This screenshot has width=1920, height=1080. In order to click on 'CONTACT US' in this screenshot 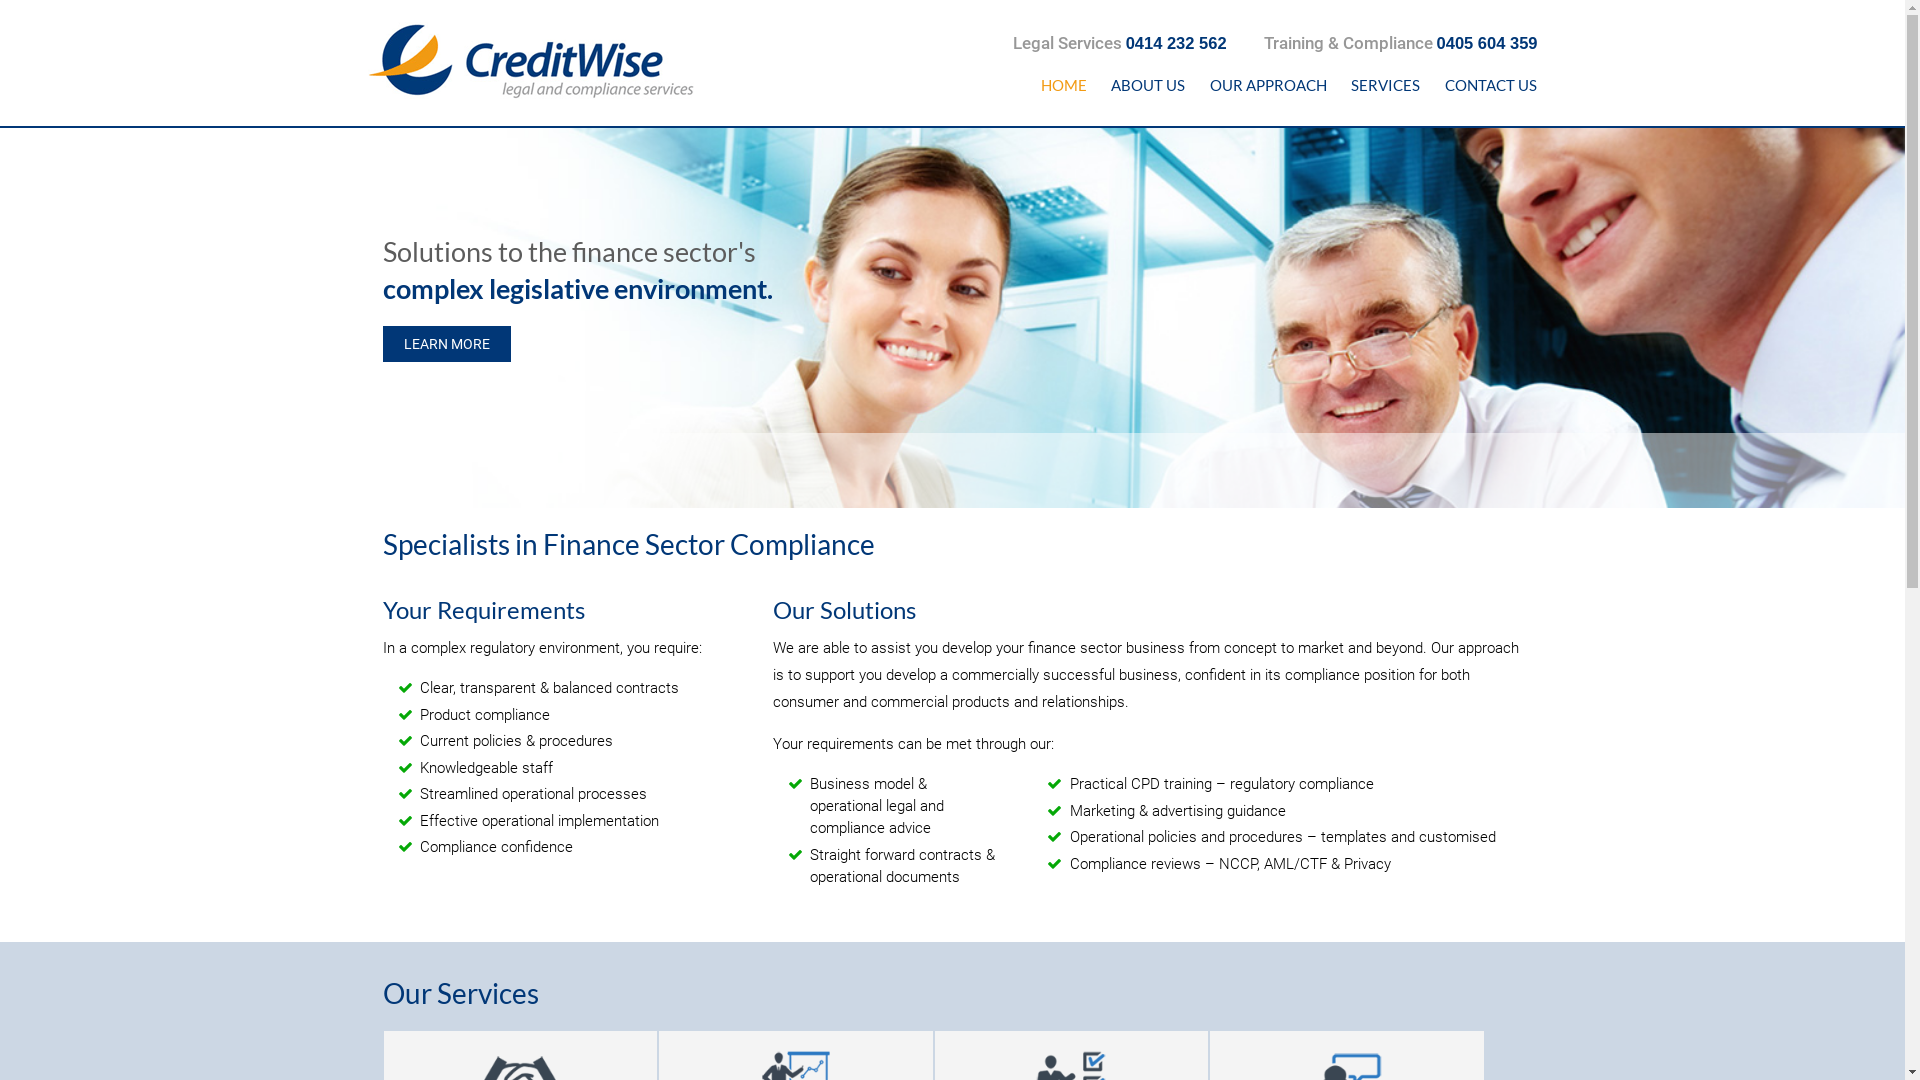, I will do `click(1430, 84)`.